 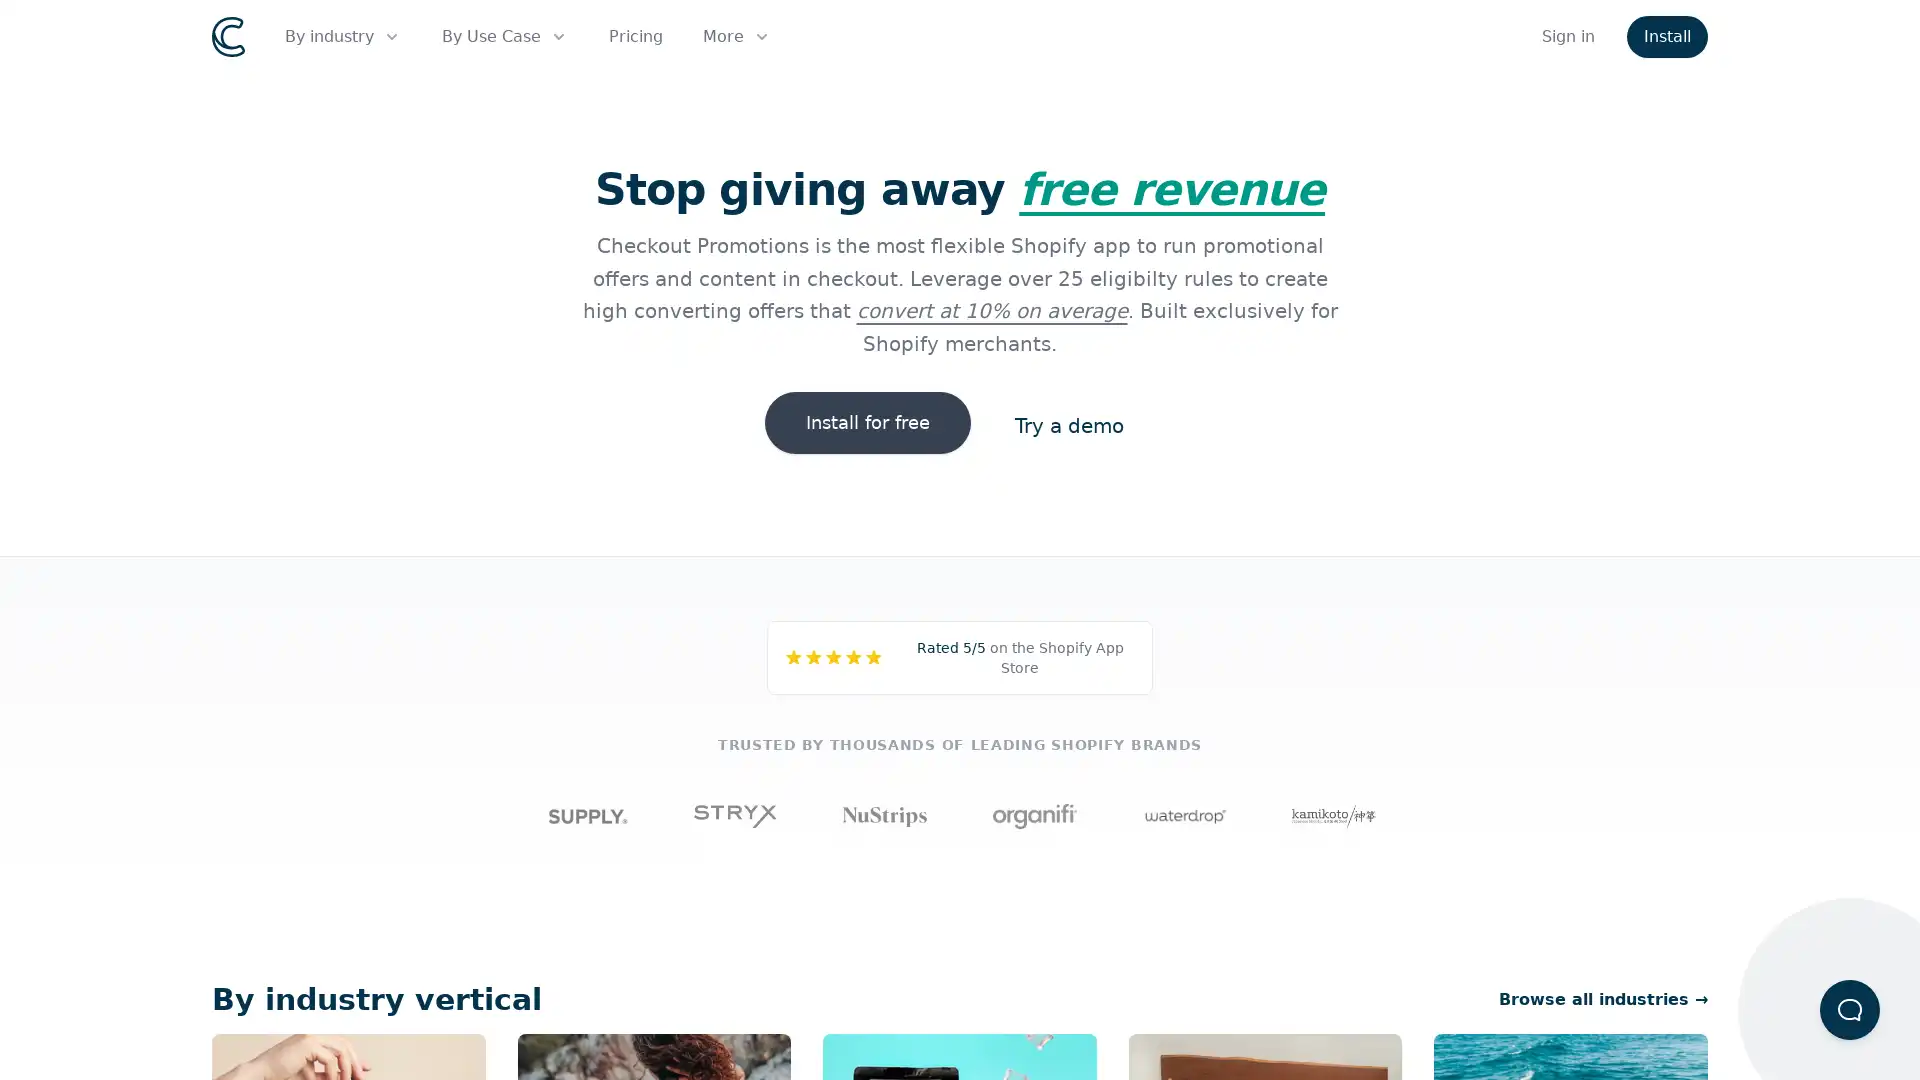 I want to click on More, so click(x=736, y=37).